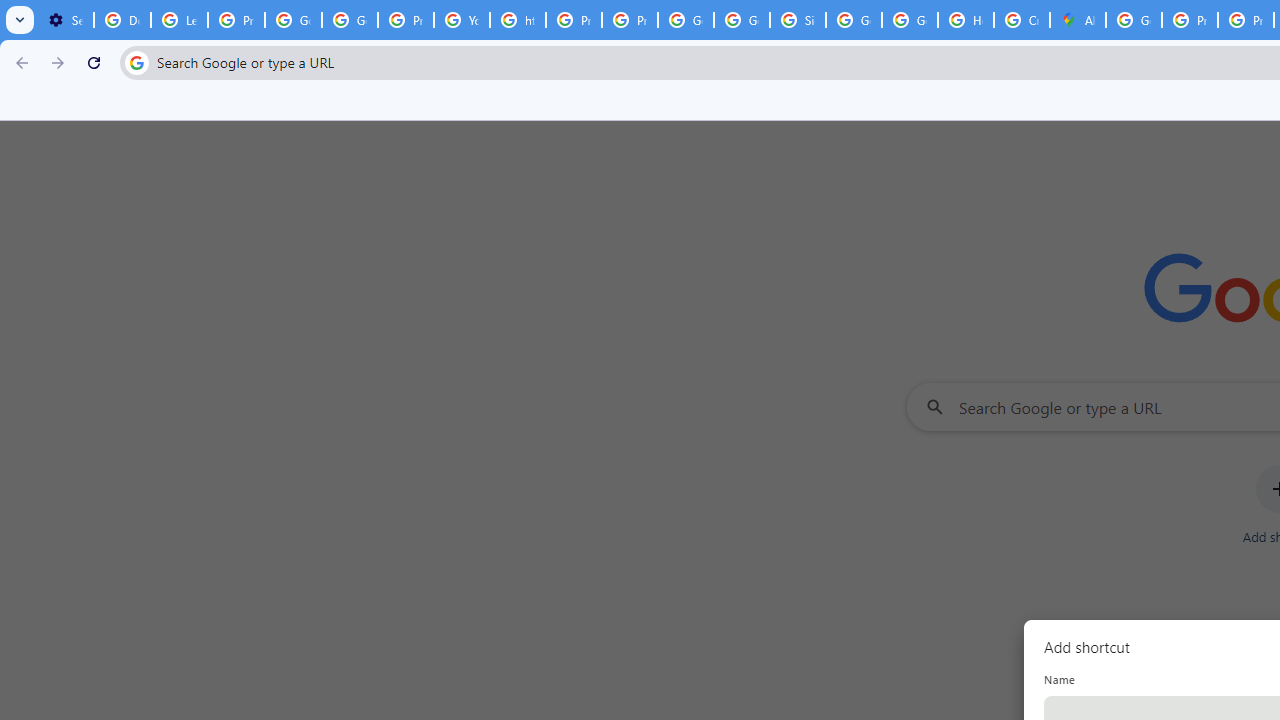  I want to click on 'Reload', so click(93, 61).